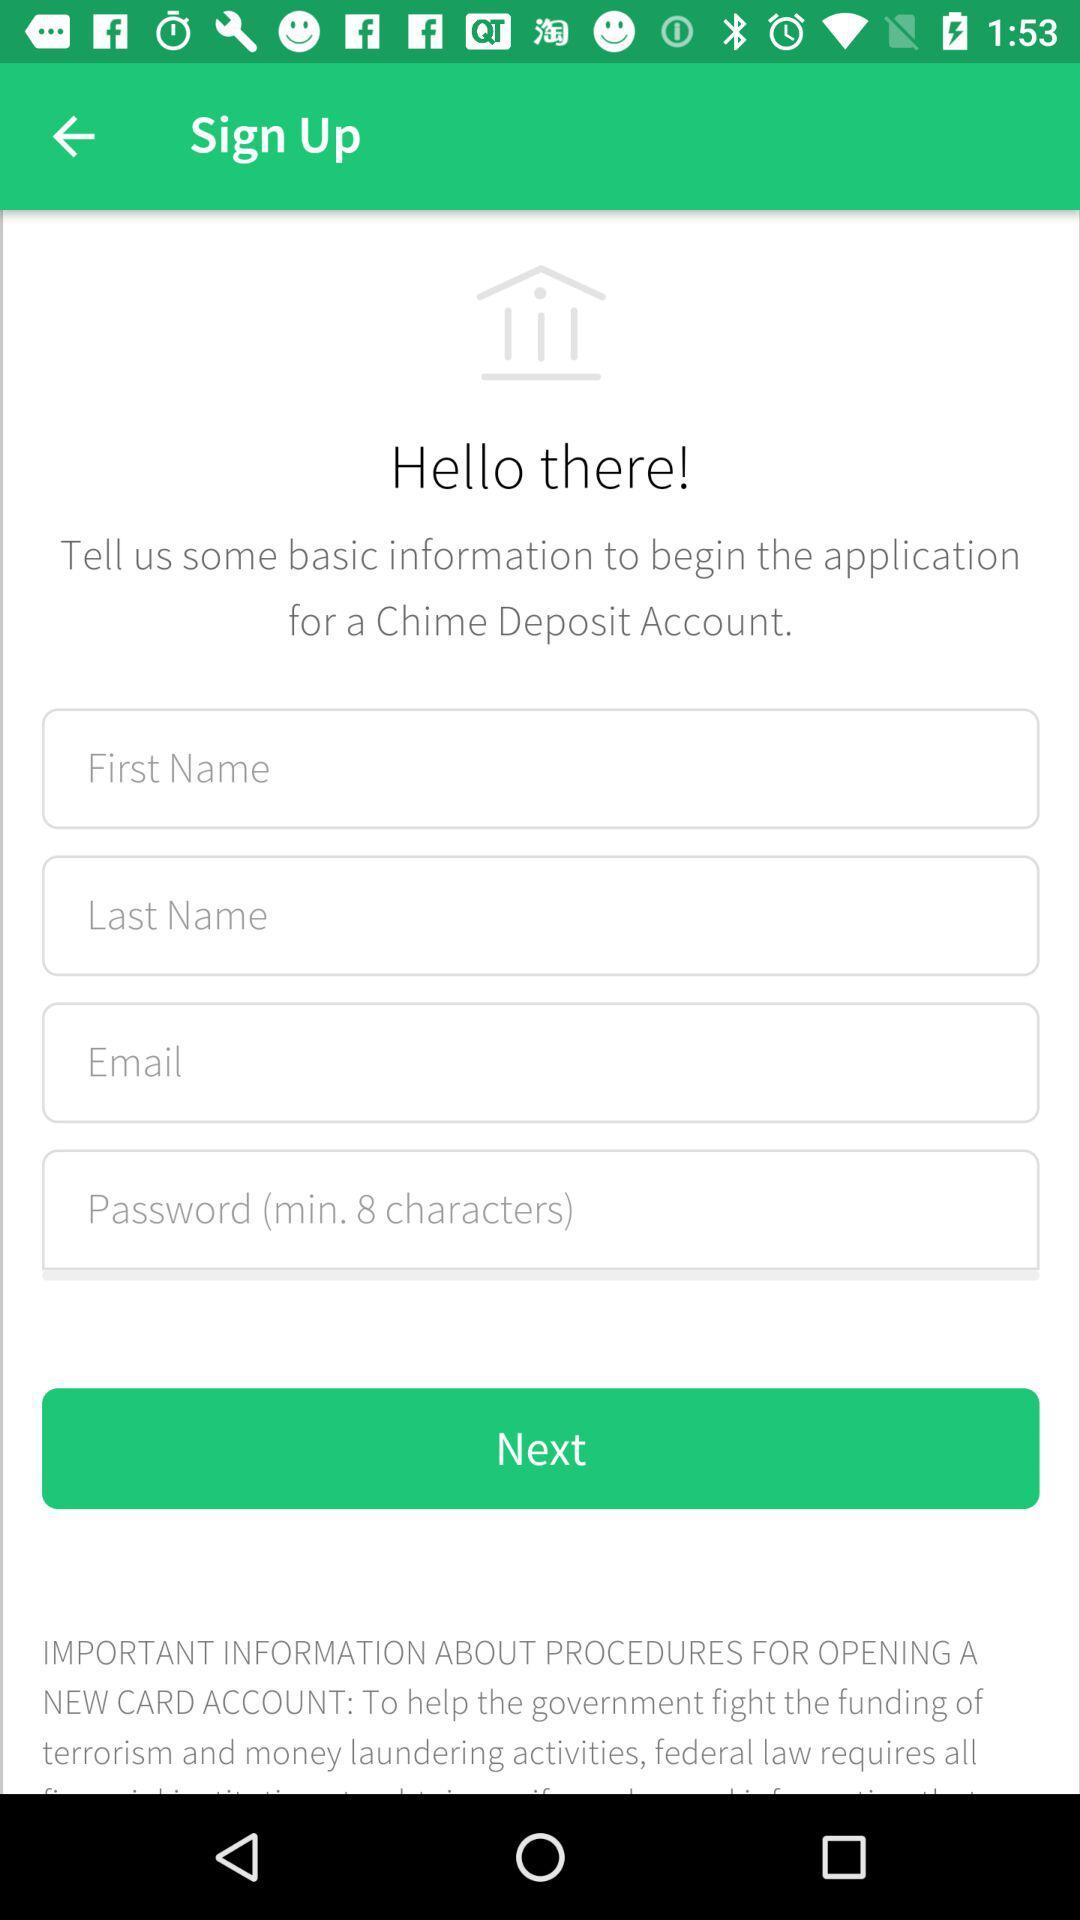 This screenshot has height=1920, width=1080. I want to click on fill the form, so click(540, 1002).